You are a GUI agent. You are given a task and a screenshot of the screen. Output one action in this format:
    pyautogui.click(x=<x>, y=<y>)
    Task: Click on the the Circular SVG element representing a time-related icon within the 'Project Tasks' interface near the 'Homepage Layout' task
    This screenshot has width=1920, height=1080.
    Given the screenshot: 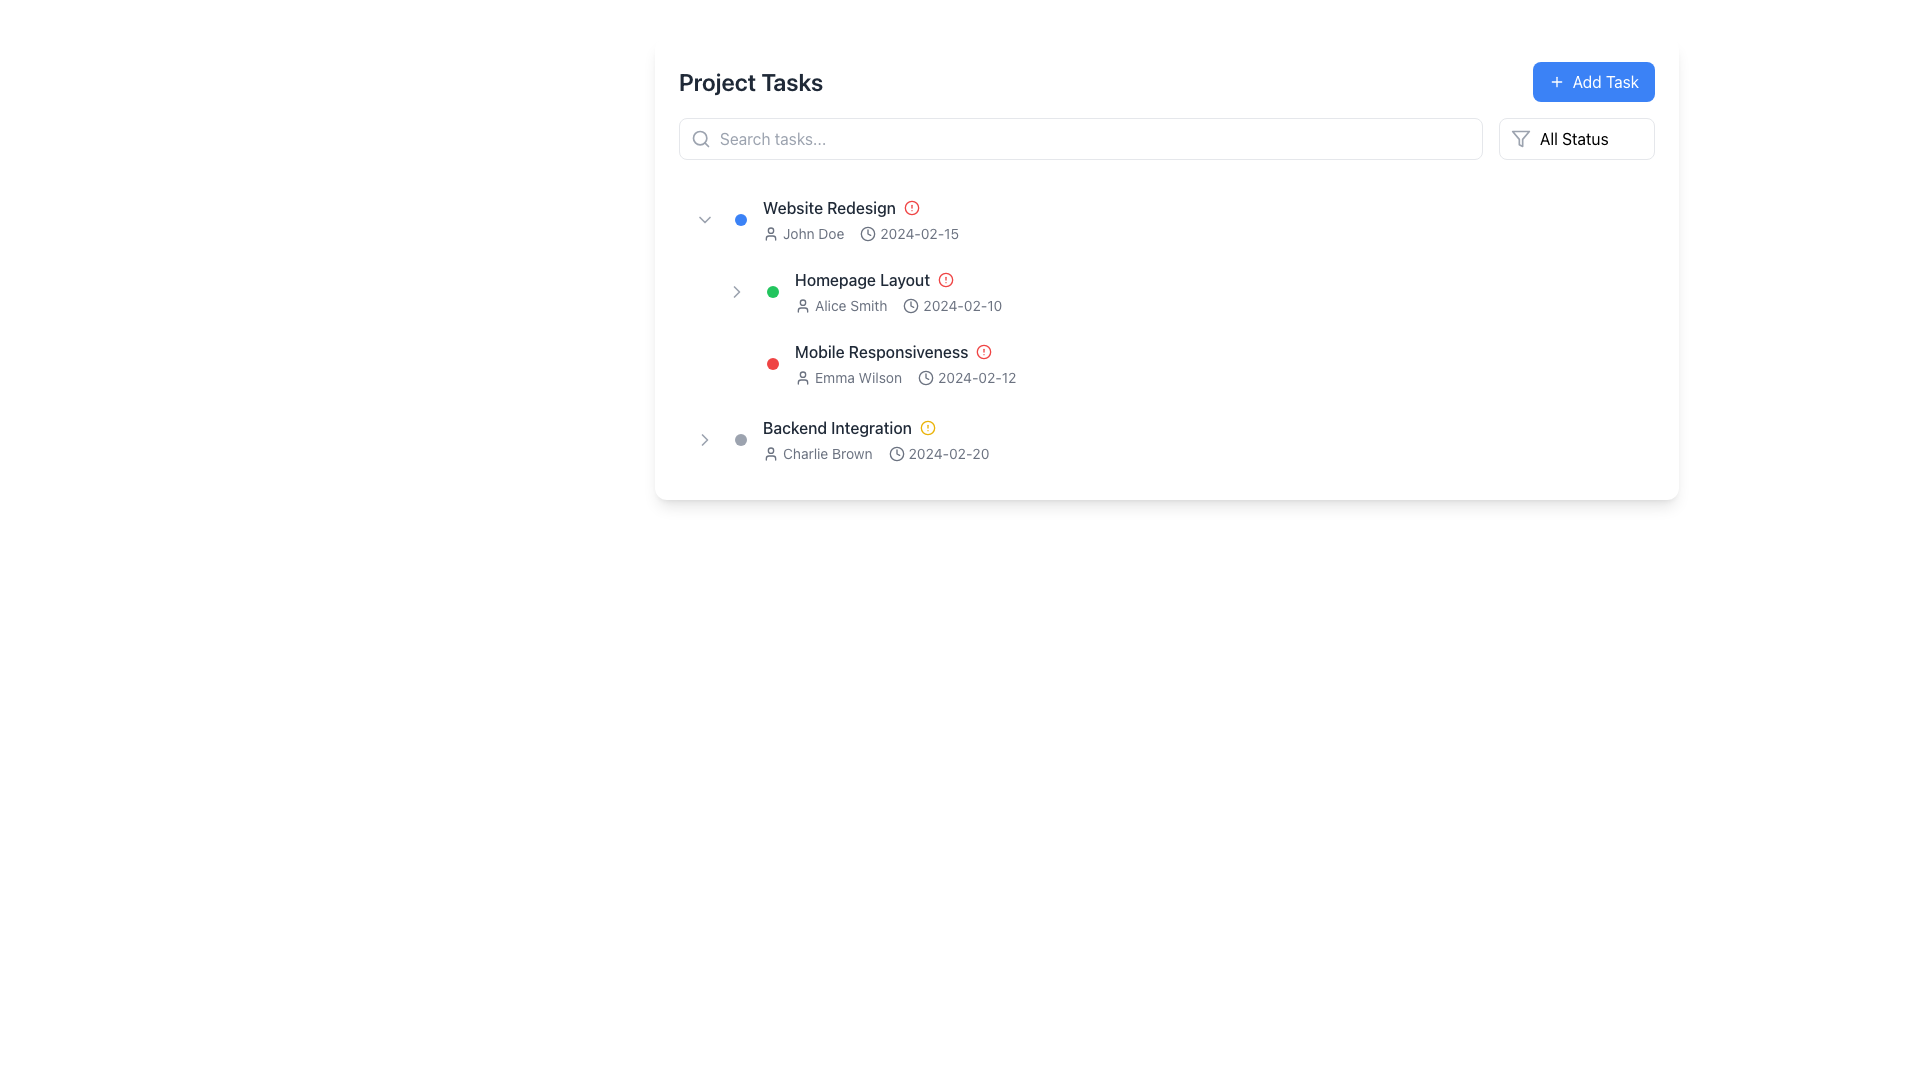 What is the action you would take?
    pyautogui.click(x=910, y=305)
    